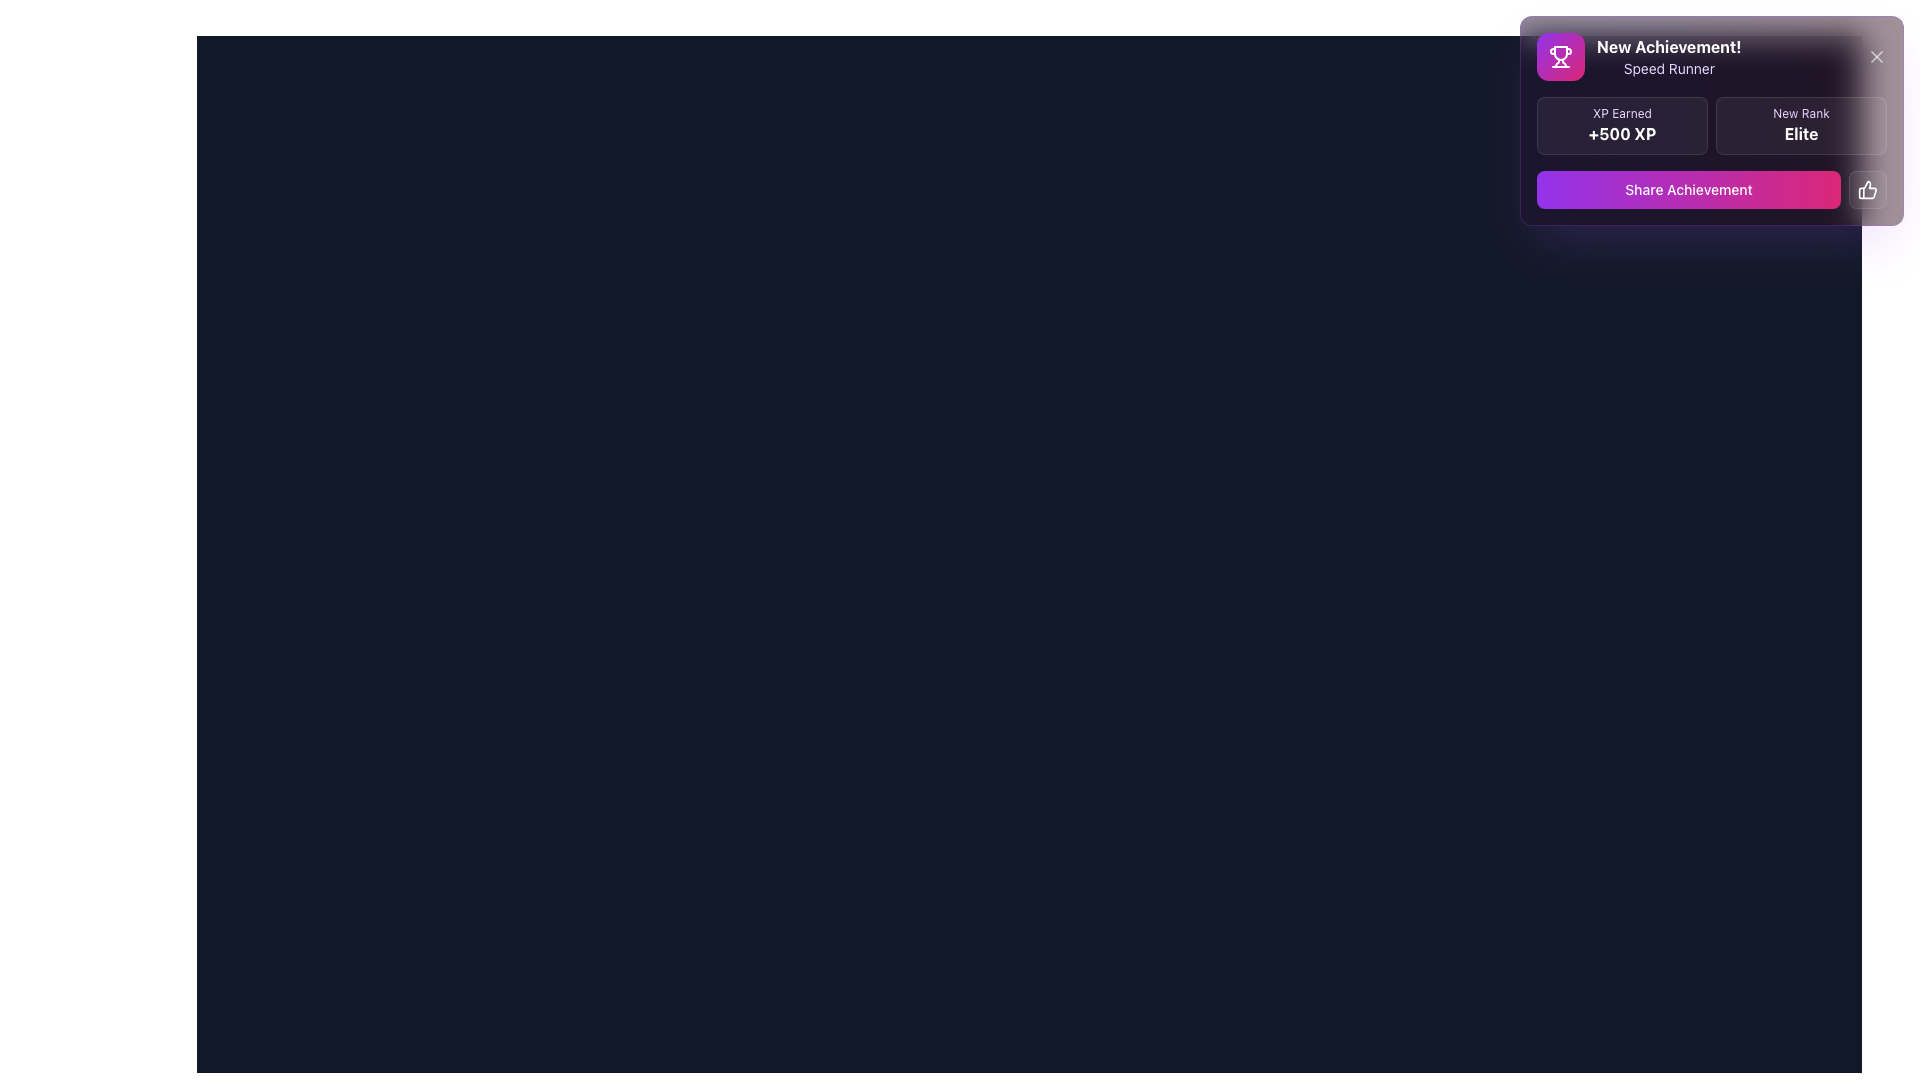 The width and height of the screenshot is (1920, 1080). What do you see at coordinates (1866, 189) in the screenshot?
I see `the thumbs-up button with a bold white outline and semi-transparent dark background to convey appreciation` at bounding box center [1866, 189].